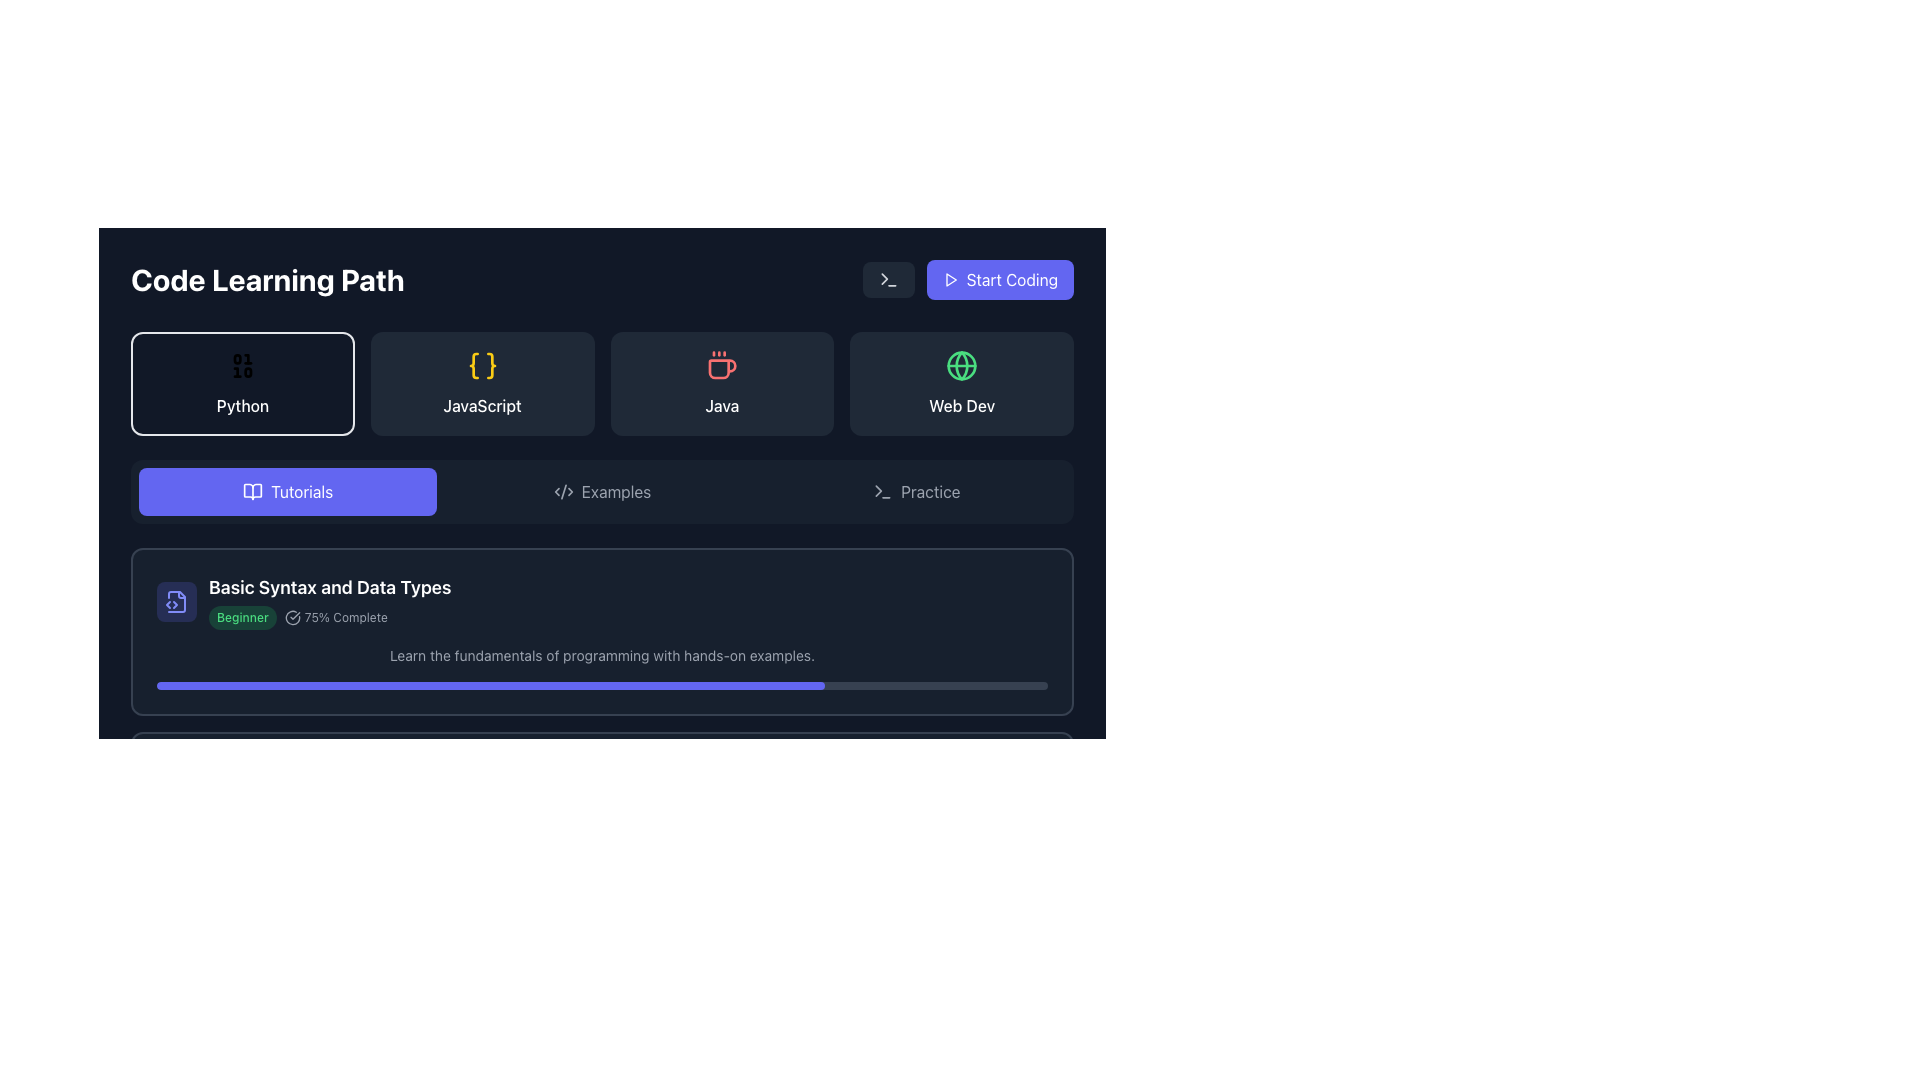 The height and width of the screenshot is (1080, 1920). I want to click on the 'Tutorials' button, the first button in a row of three, to trigger a visual response, so click(287, 492).